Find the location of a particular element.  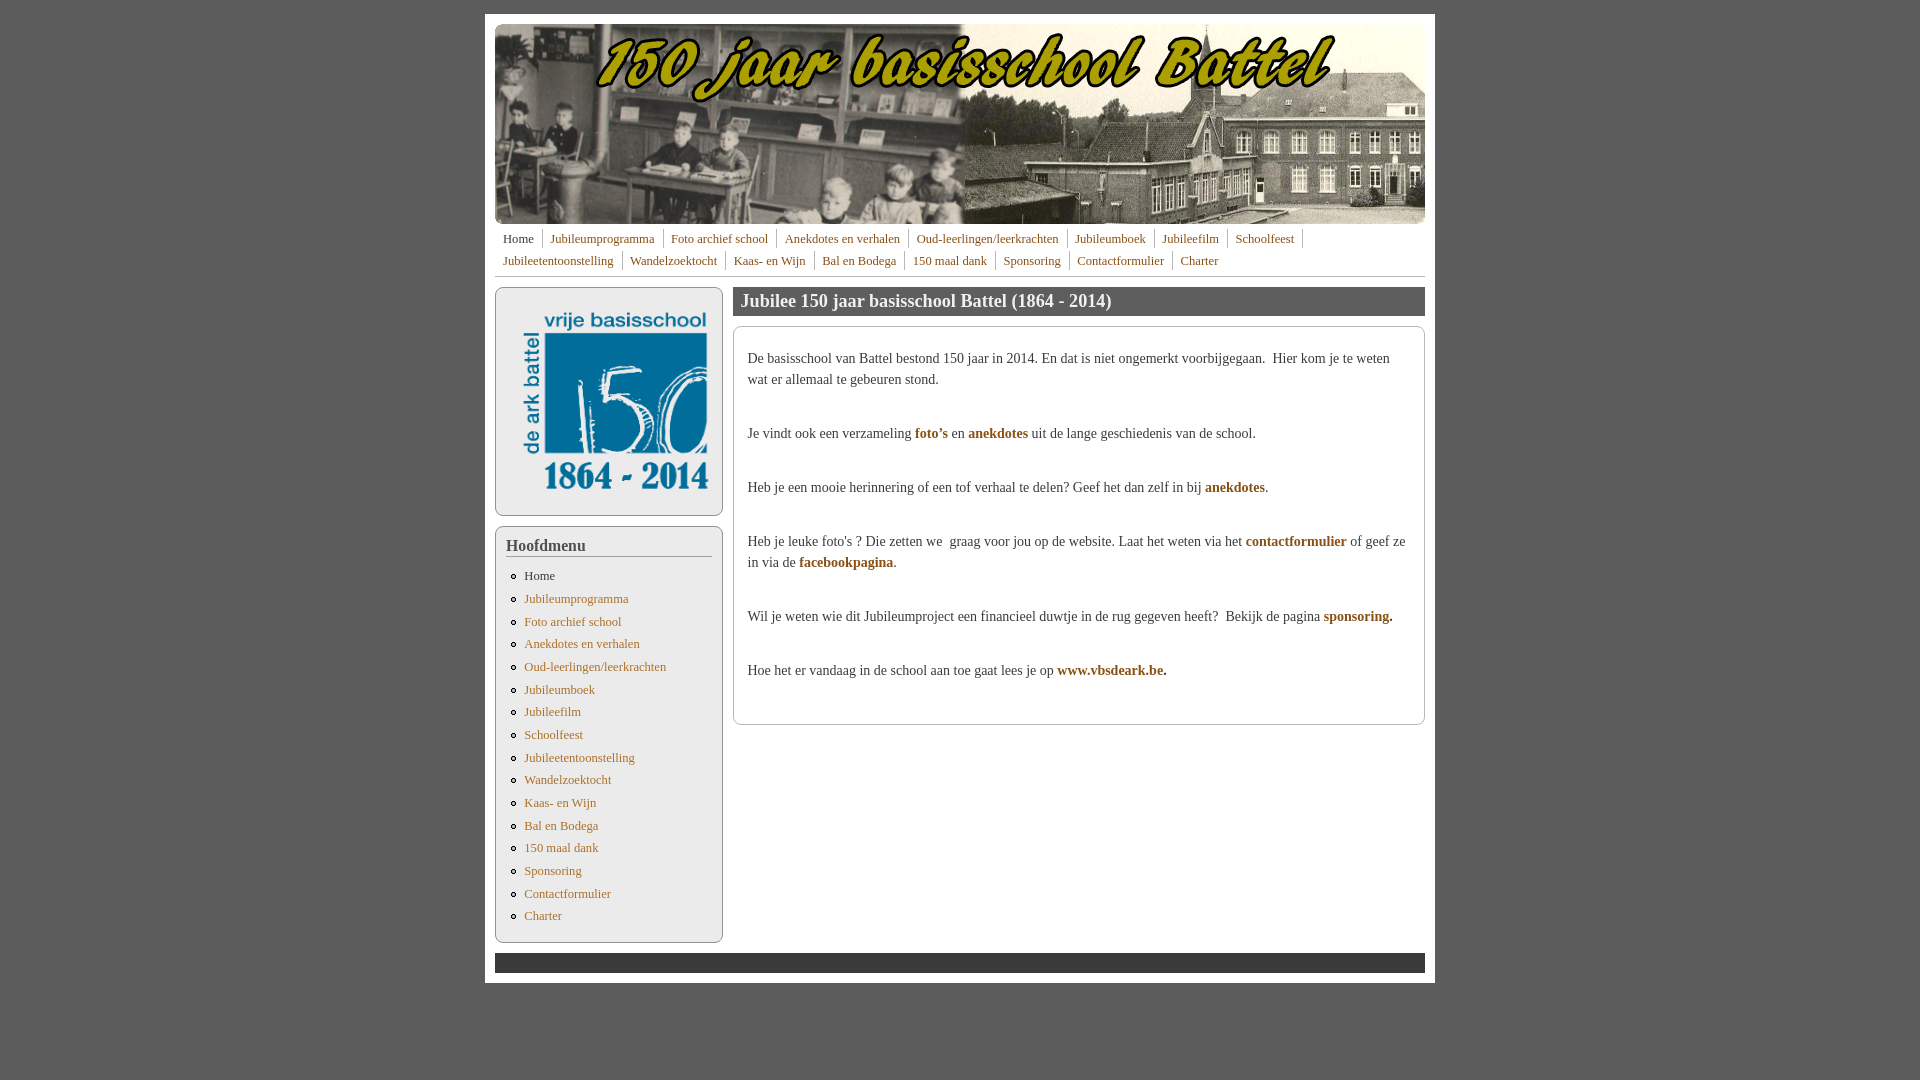

'Anekdotes en verhalen' is located at coordinates (780, 238).